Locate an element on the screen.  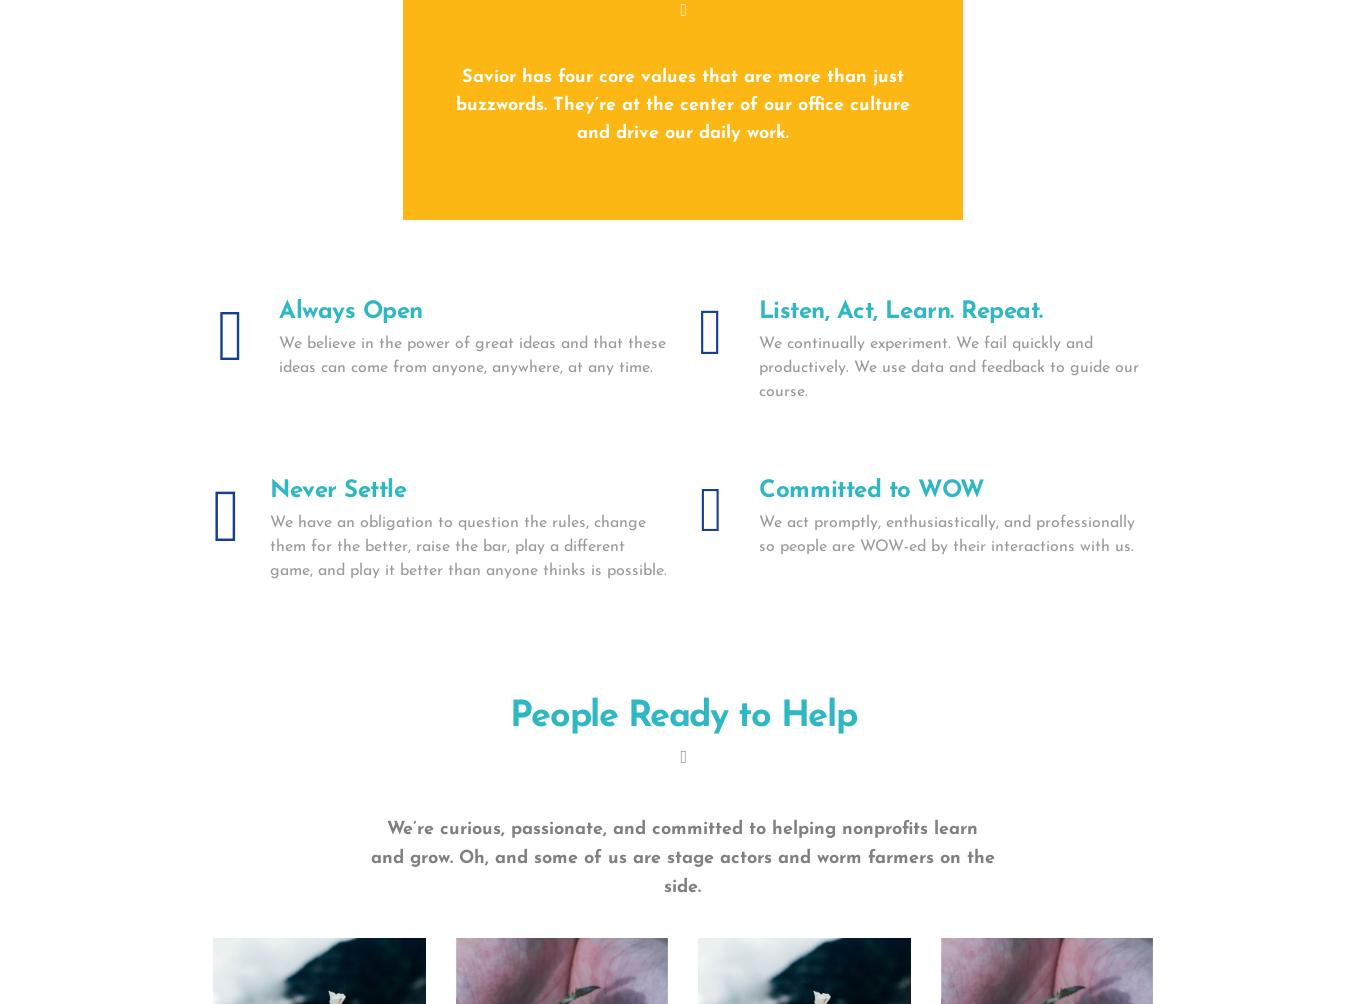
'Committed to WOW' is located at coordinates (870, 489).